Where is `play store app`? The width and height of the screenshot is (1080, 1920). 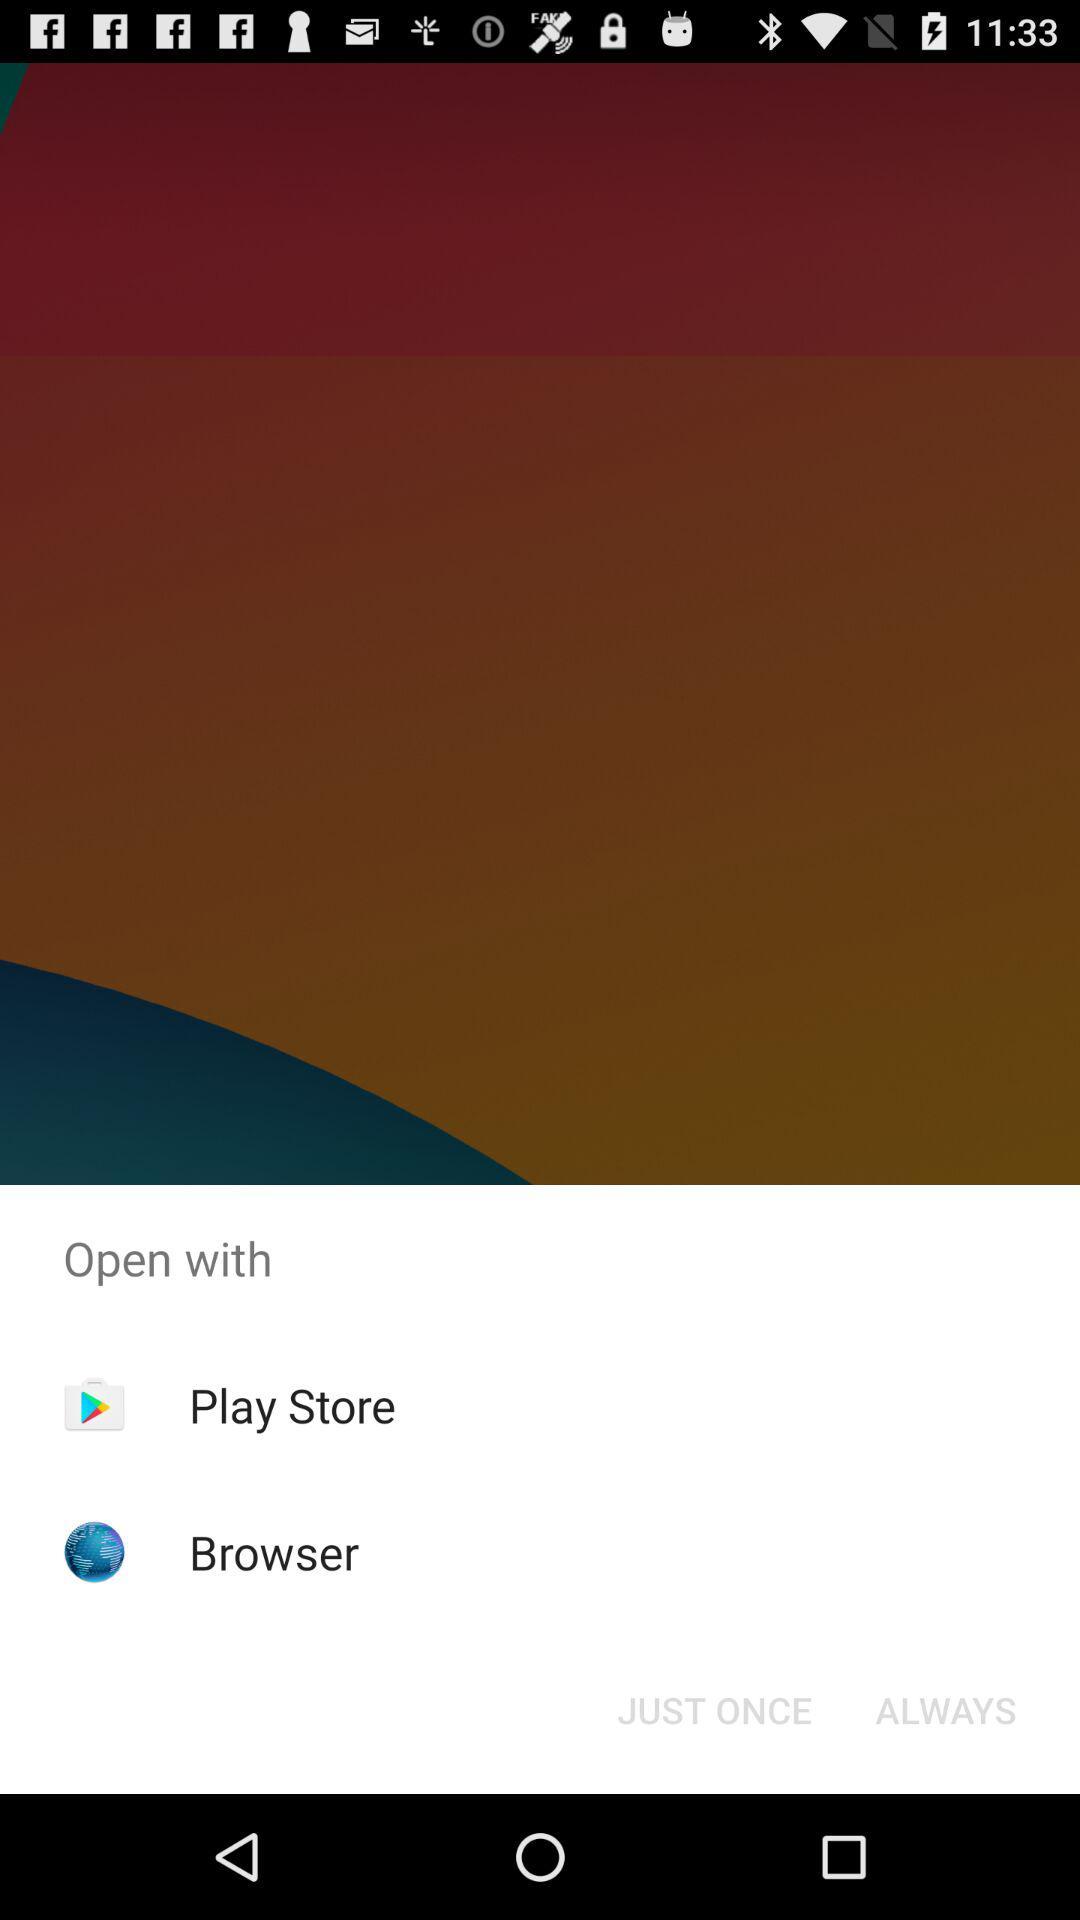
play store app is located at coordinates (292, 1404).